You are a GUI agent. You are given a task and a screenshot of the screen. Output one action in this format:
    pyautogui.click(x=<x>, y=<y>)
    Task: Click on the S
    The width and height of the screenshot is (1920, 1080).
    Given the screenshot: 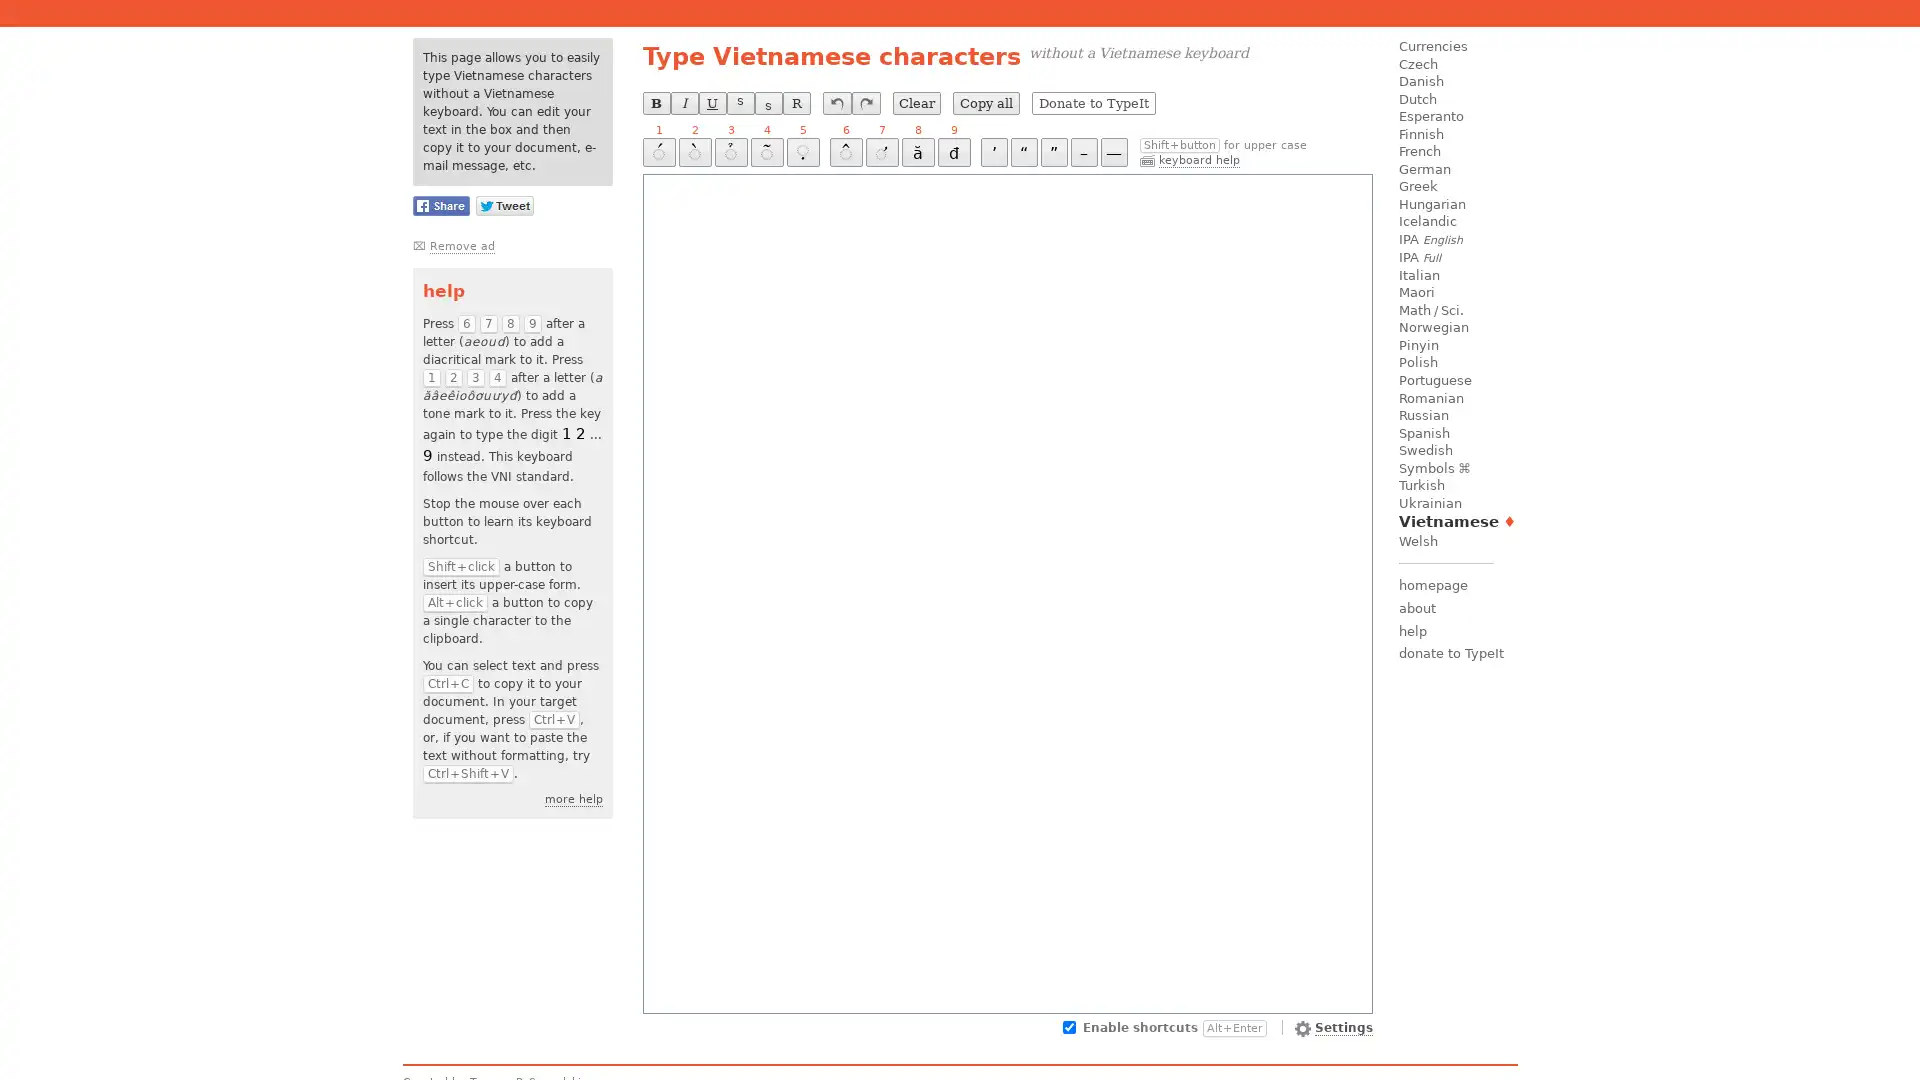 What is the action you would take?
    pyautogui.click(x=738, y=103)
    